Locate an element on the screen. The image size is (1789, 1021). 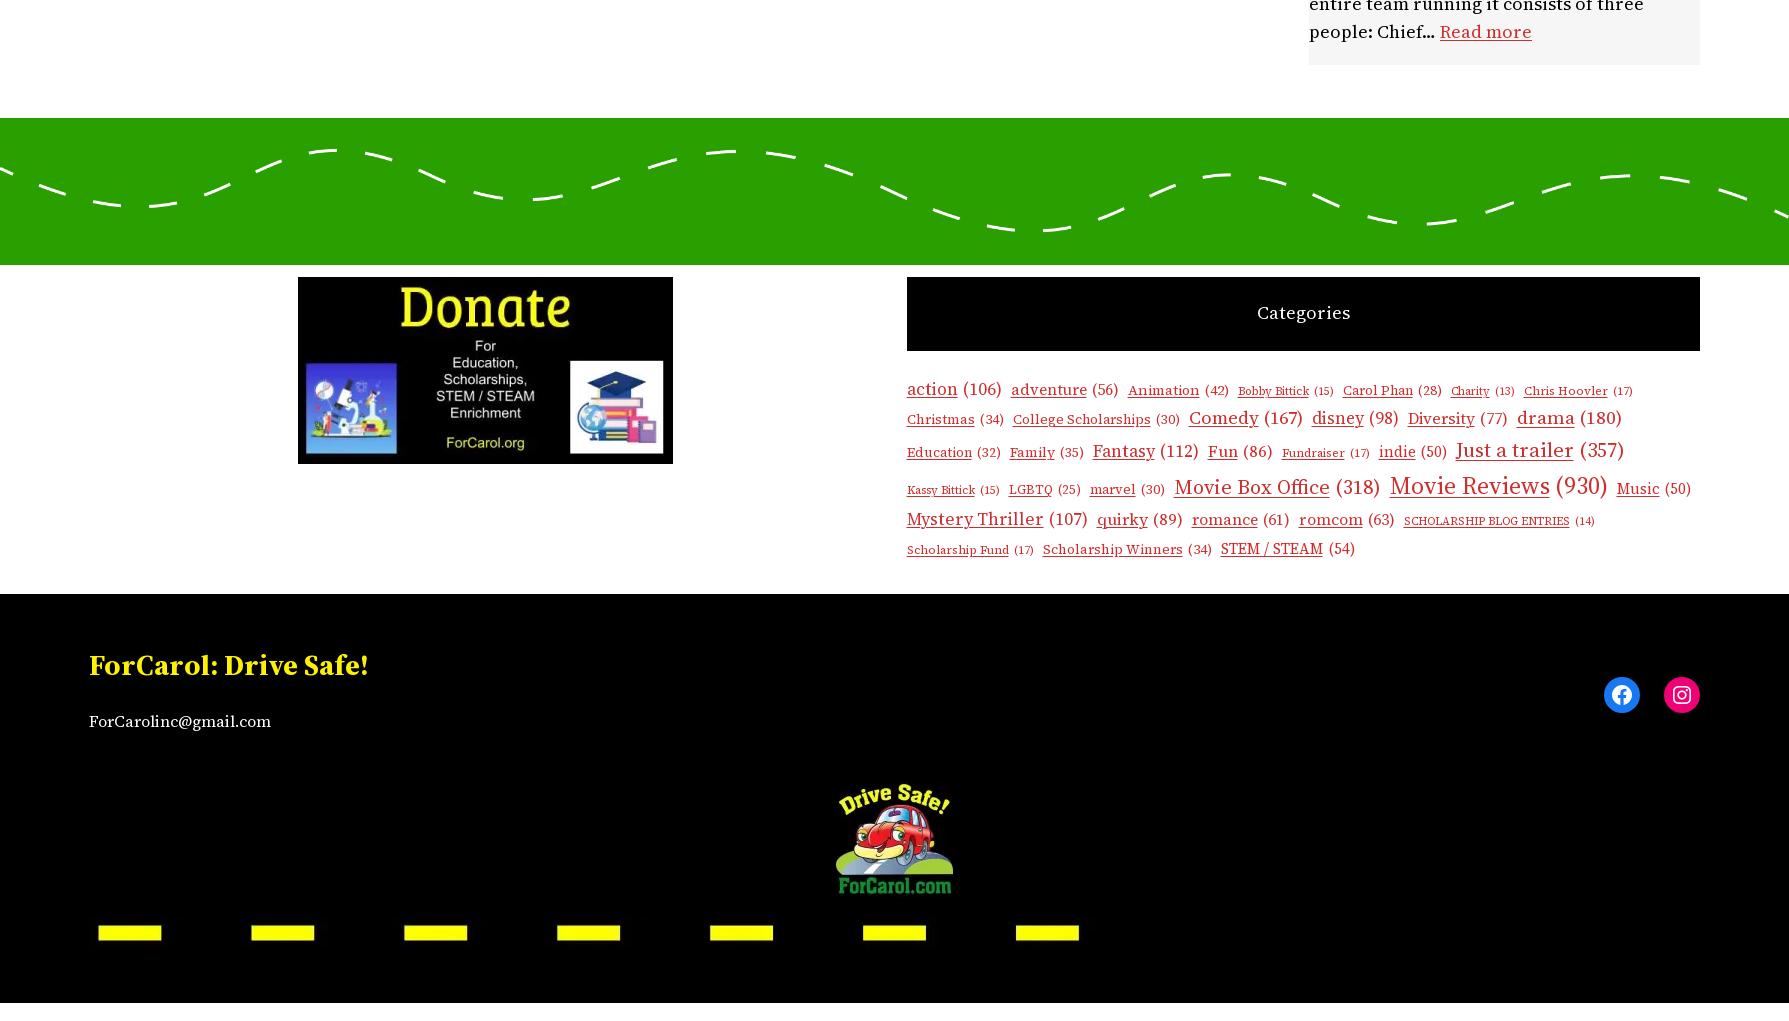
'drama' is located at coordinates (1543, 416).